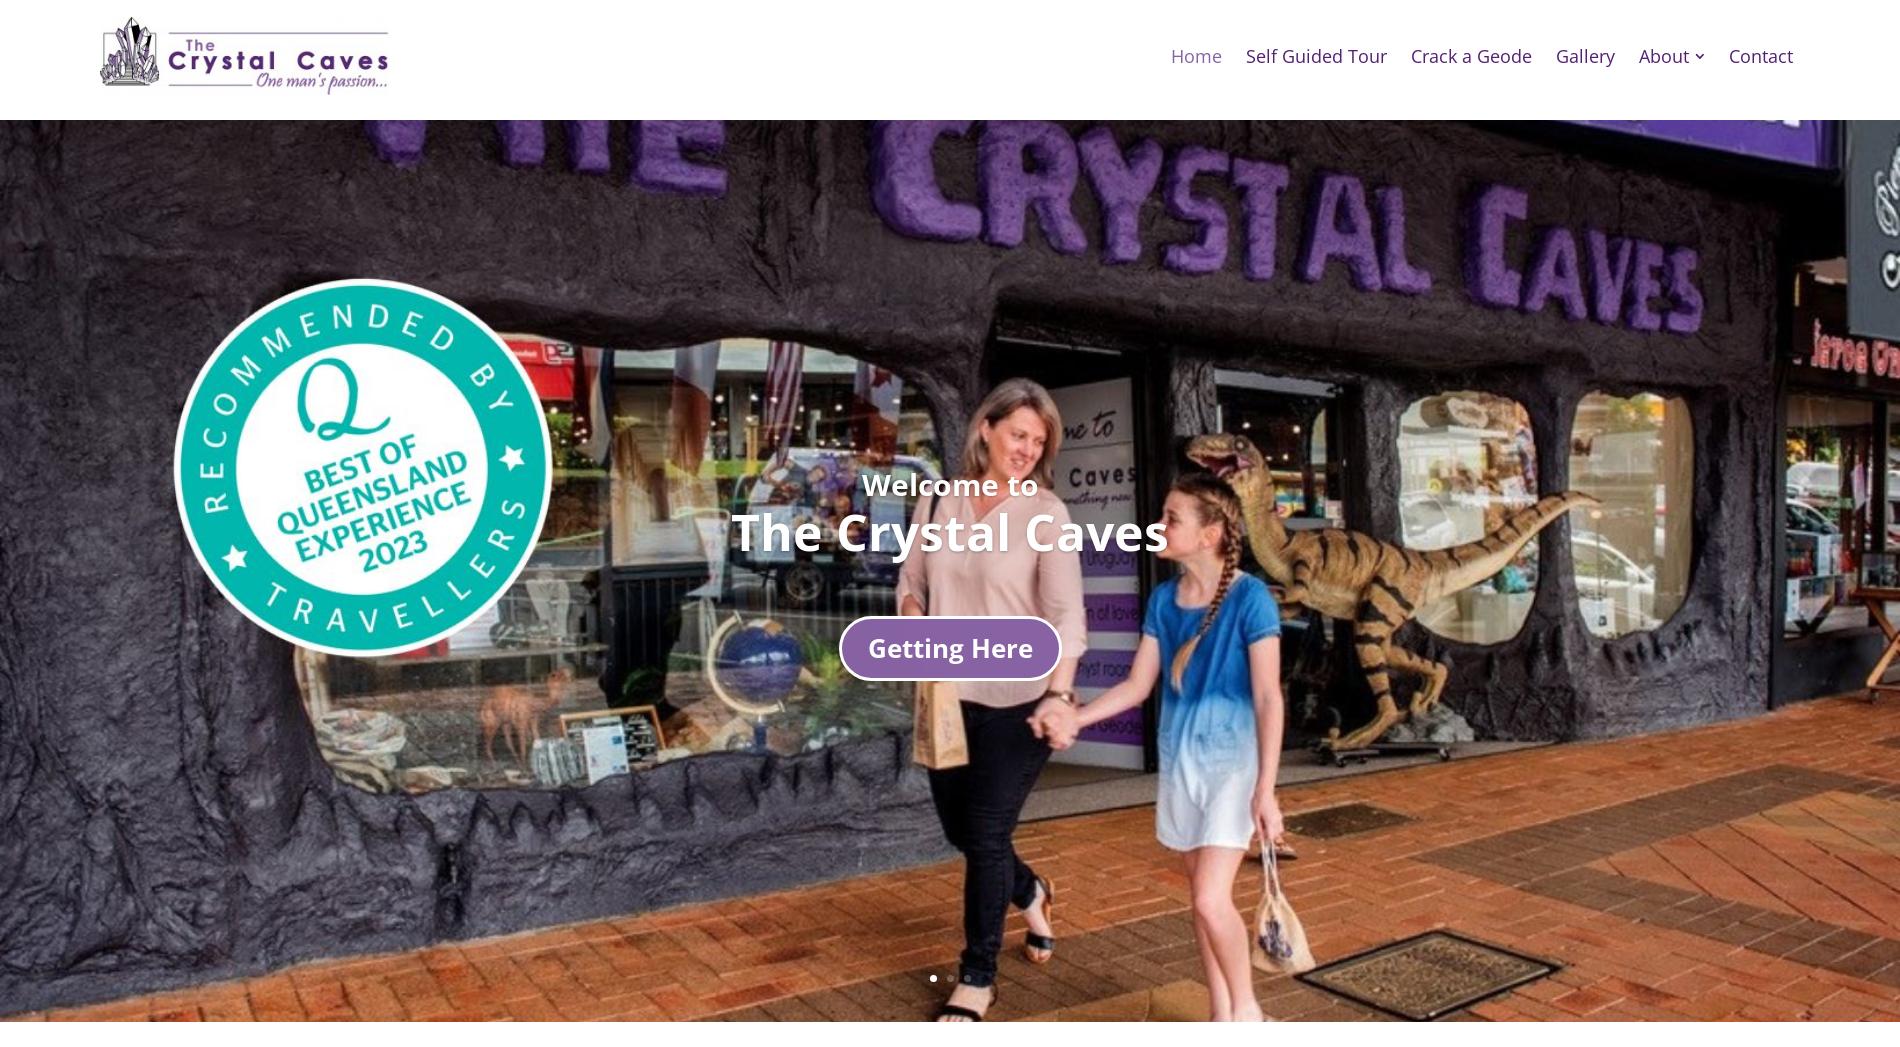 The image size is (1900, 1047). I want to click on 'Touch, engage and experience natural crystals & prehistoric fossils in one of the worlds most extraordinary collections', so click(302, 698).